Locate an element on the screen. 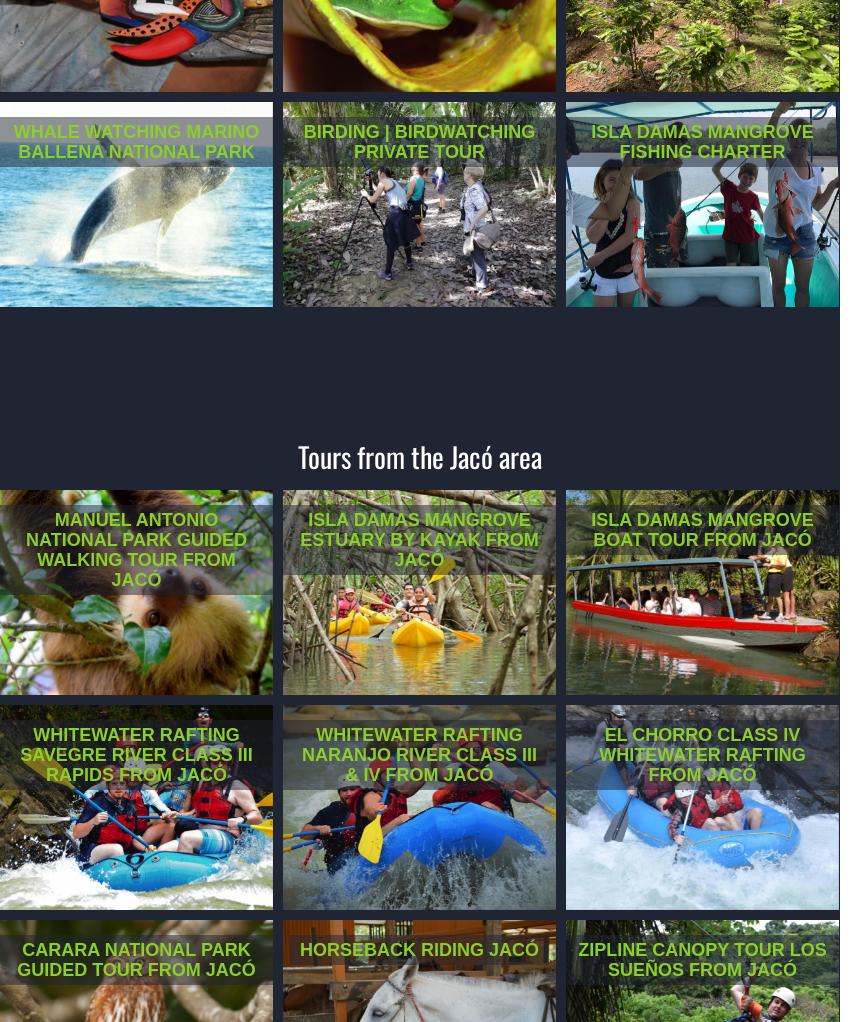 This screenshot has width=868, height=1022. 'Our Whale Watching tour gives you the opportunity to spot pilot whales and humpback whales with their babies during their migration, following the warm waters of the Central Pacific Ocean.' is located at coordinates (134, 187).